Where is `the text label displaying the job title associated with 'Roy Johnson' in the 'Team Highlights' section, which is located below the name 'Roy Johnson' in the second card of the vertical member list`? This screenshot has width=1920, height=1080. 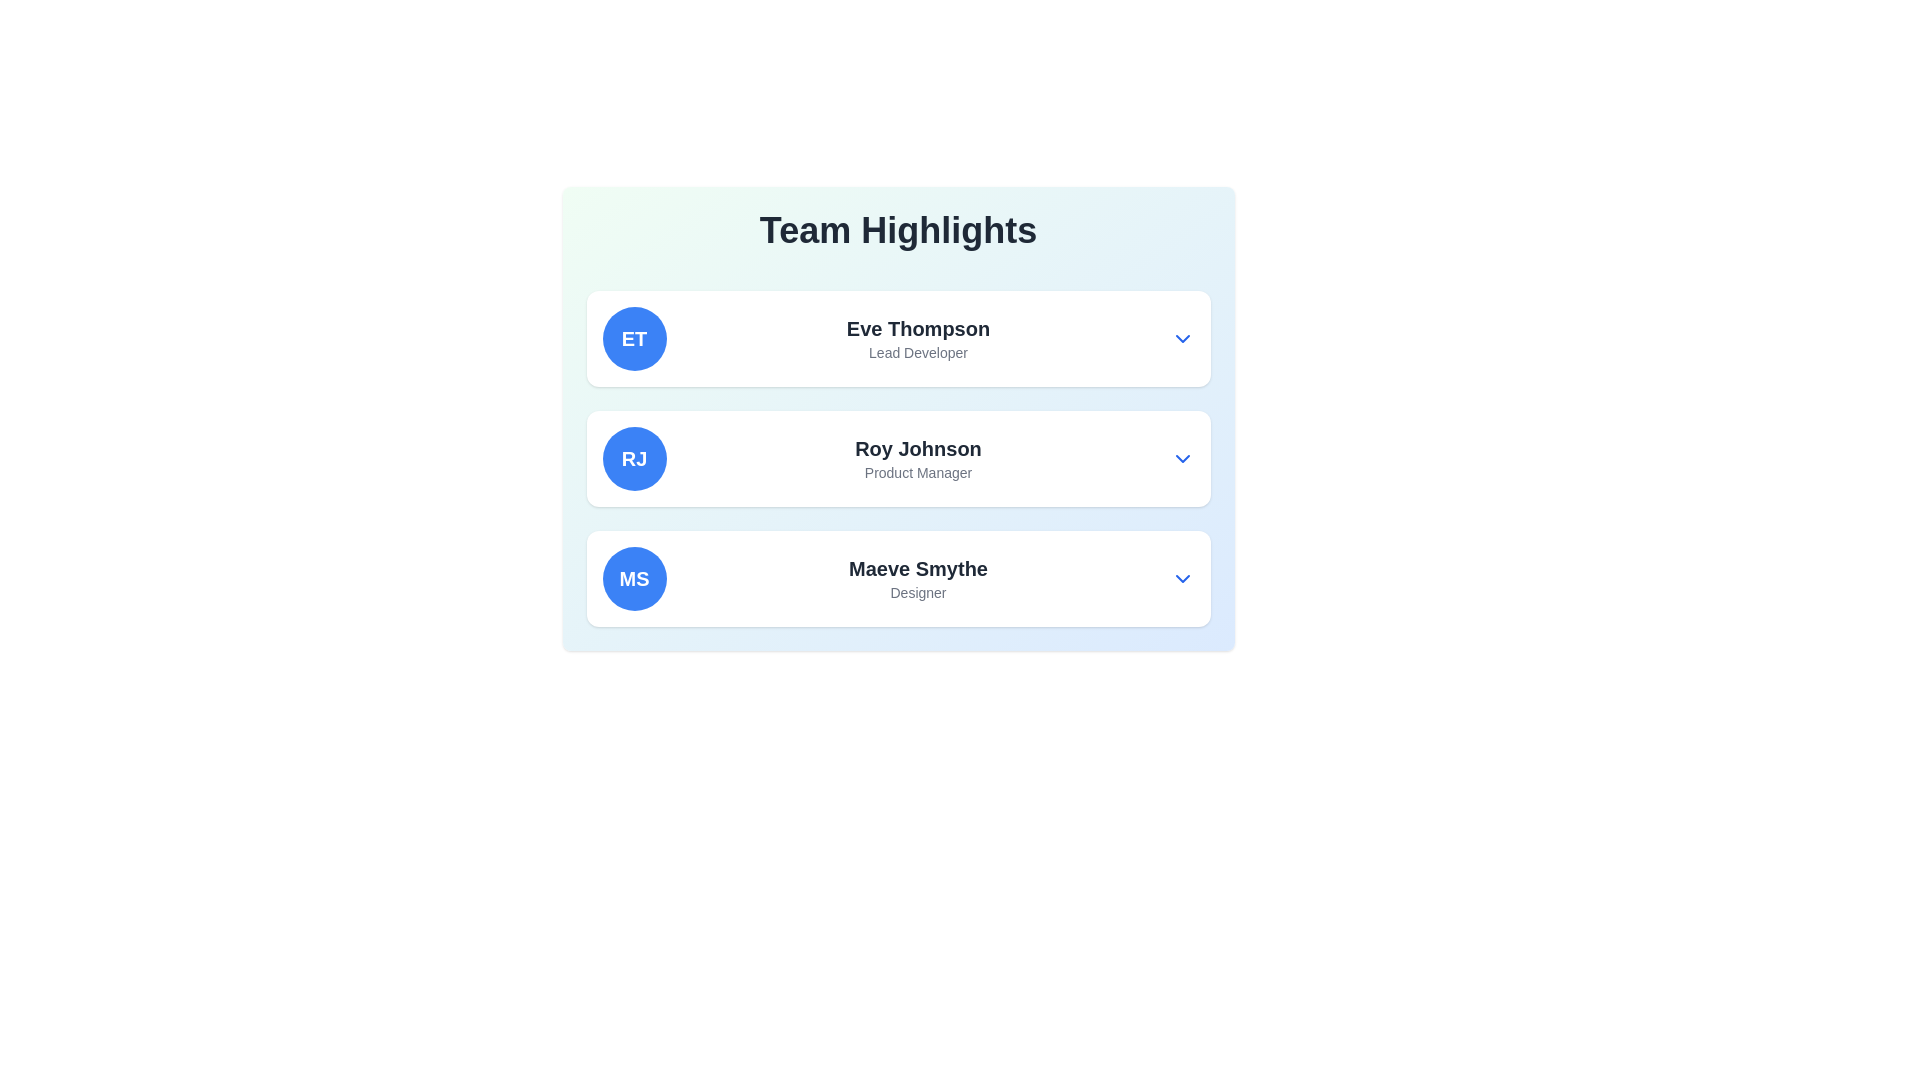
the text label displaying the job title associated with 'Roy Johnson' in the 'Team Highlights' section, which is located below the name 'Roy Johnson' in the second card of the vertical member list is located at coordinates (917, 473).